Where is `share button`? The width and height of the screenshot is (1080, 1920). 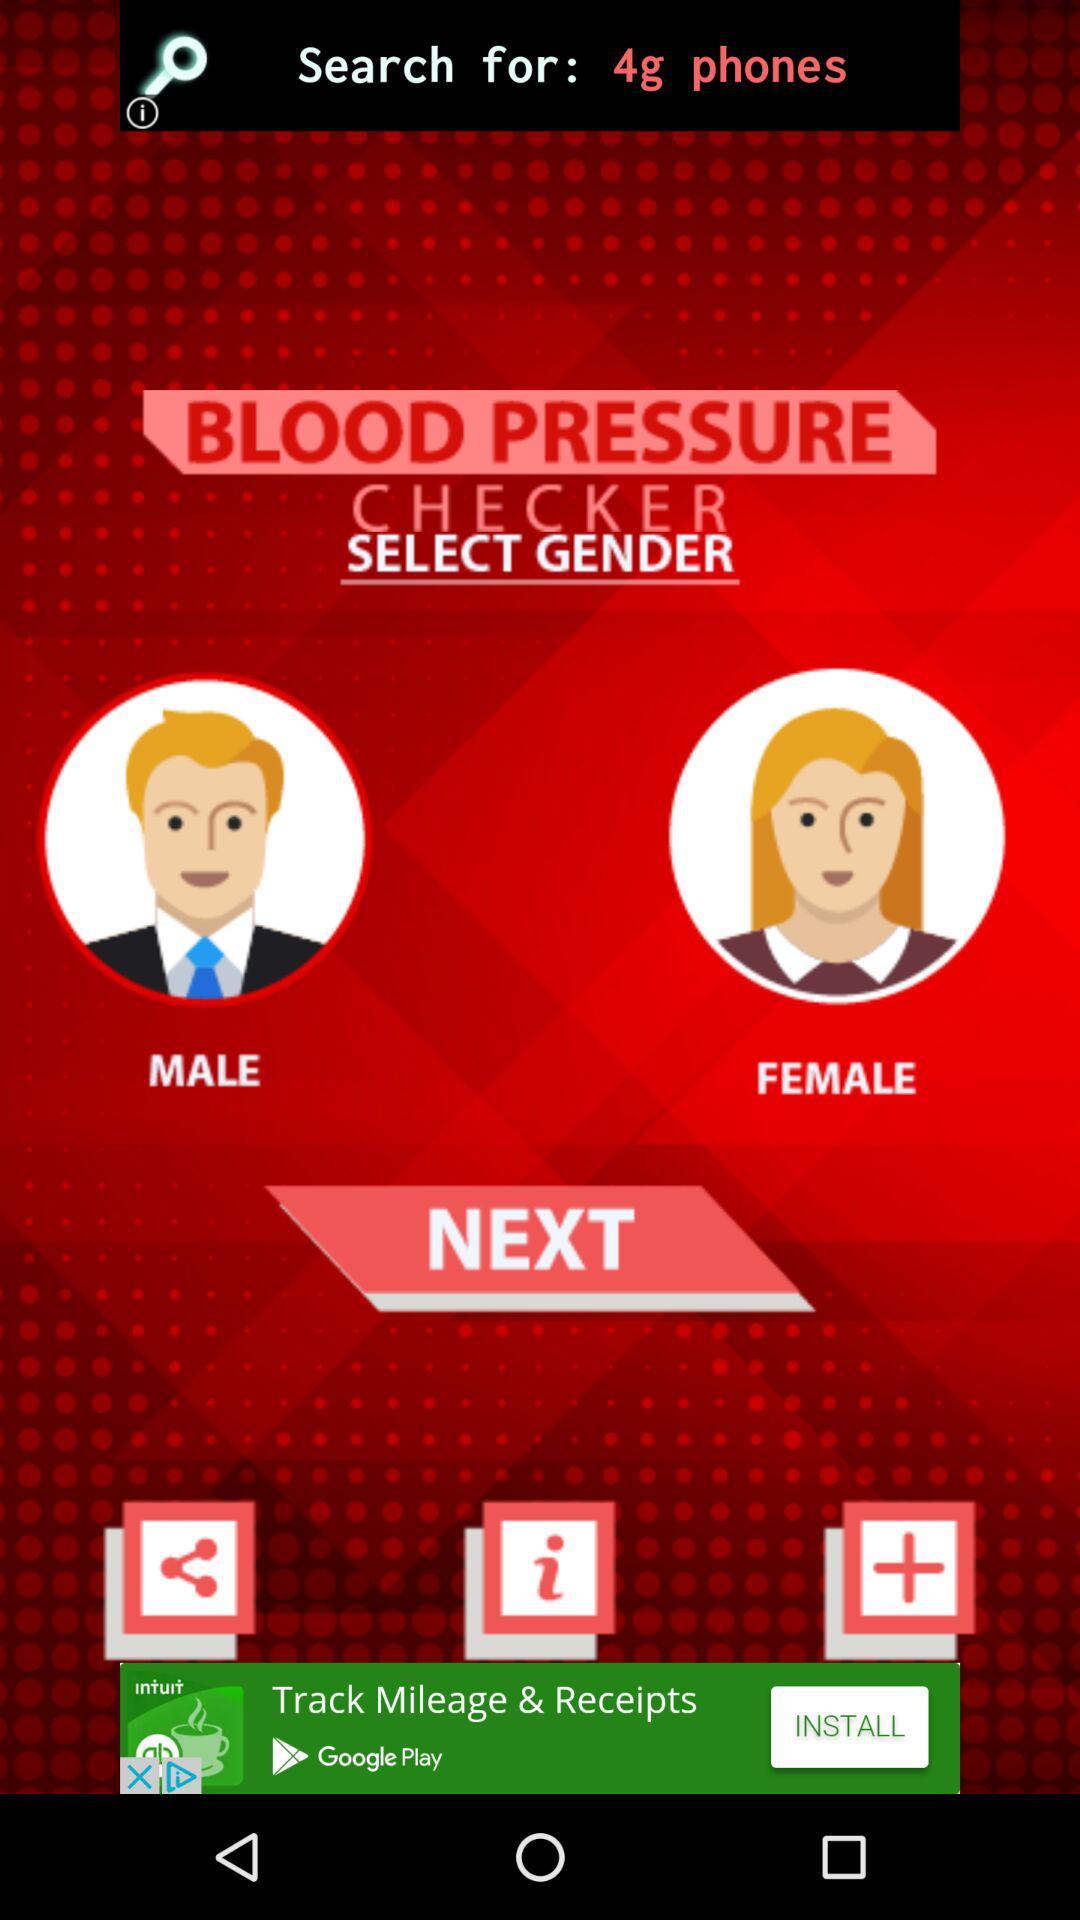
share button is located at coordinates (178, 1578).